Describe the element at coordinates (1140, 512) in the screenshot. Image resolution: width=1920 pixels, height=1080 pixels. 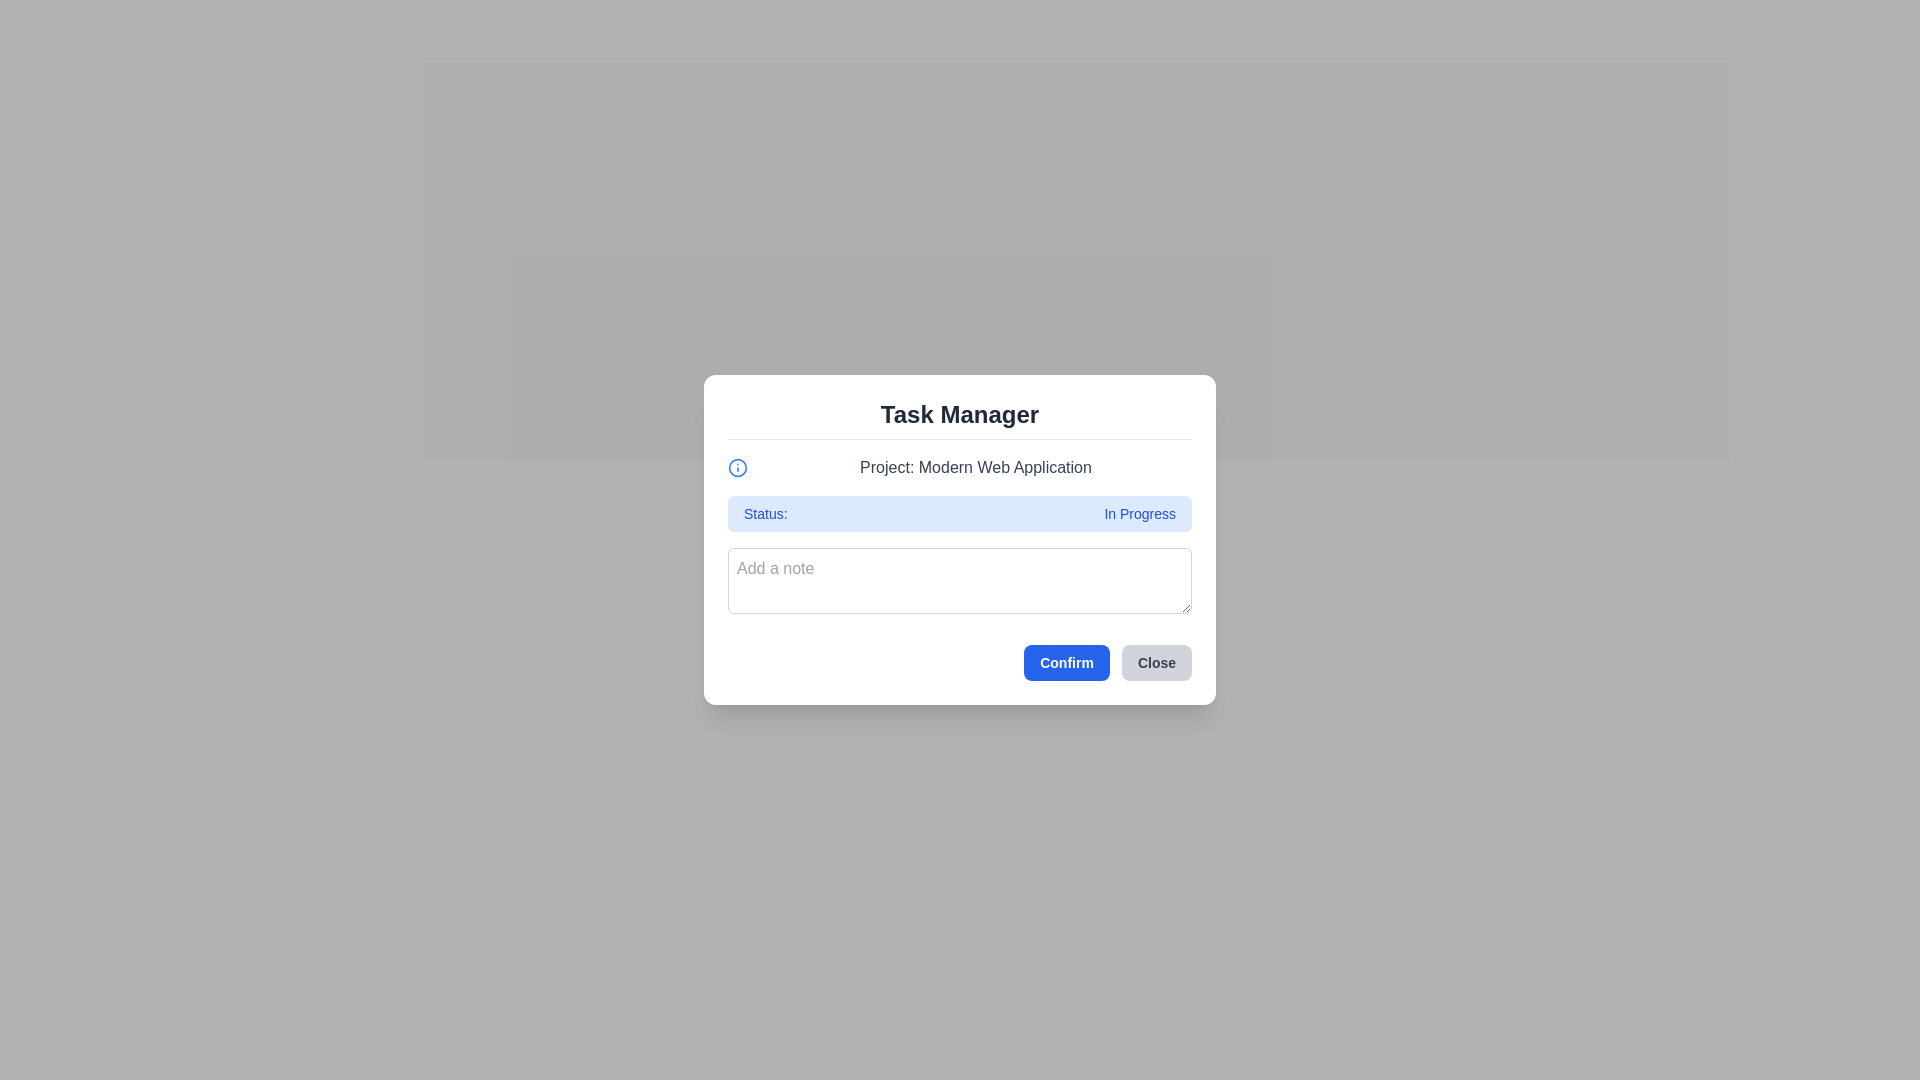
I see `the 'In Progress' static text label styled in blue, located in the upper right area of the 'Task Manager' modal dialog, to the right of the 'Status:' label` at that location.